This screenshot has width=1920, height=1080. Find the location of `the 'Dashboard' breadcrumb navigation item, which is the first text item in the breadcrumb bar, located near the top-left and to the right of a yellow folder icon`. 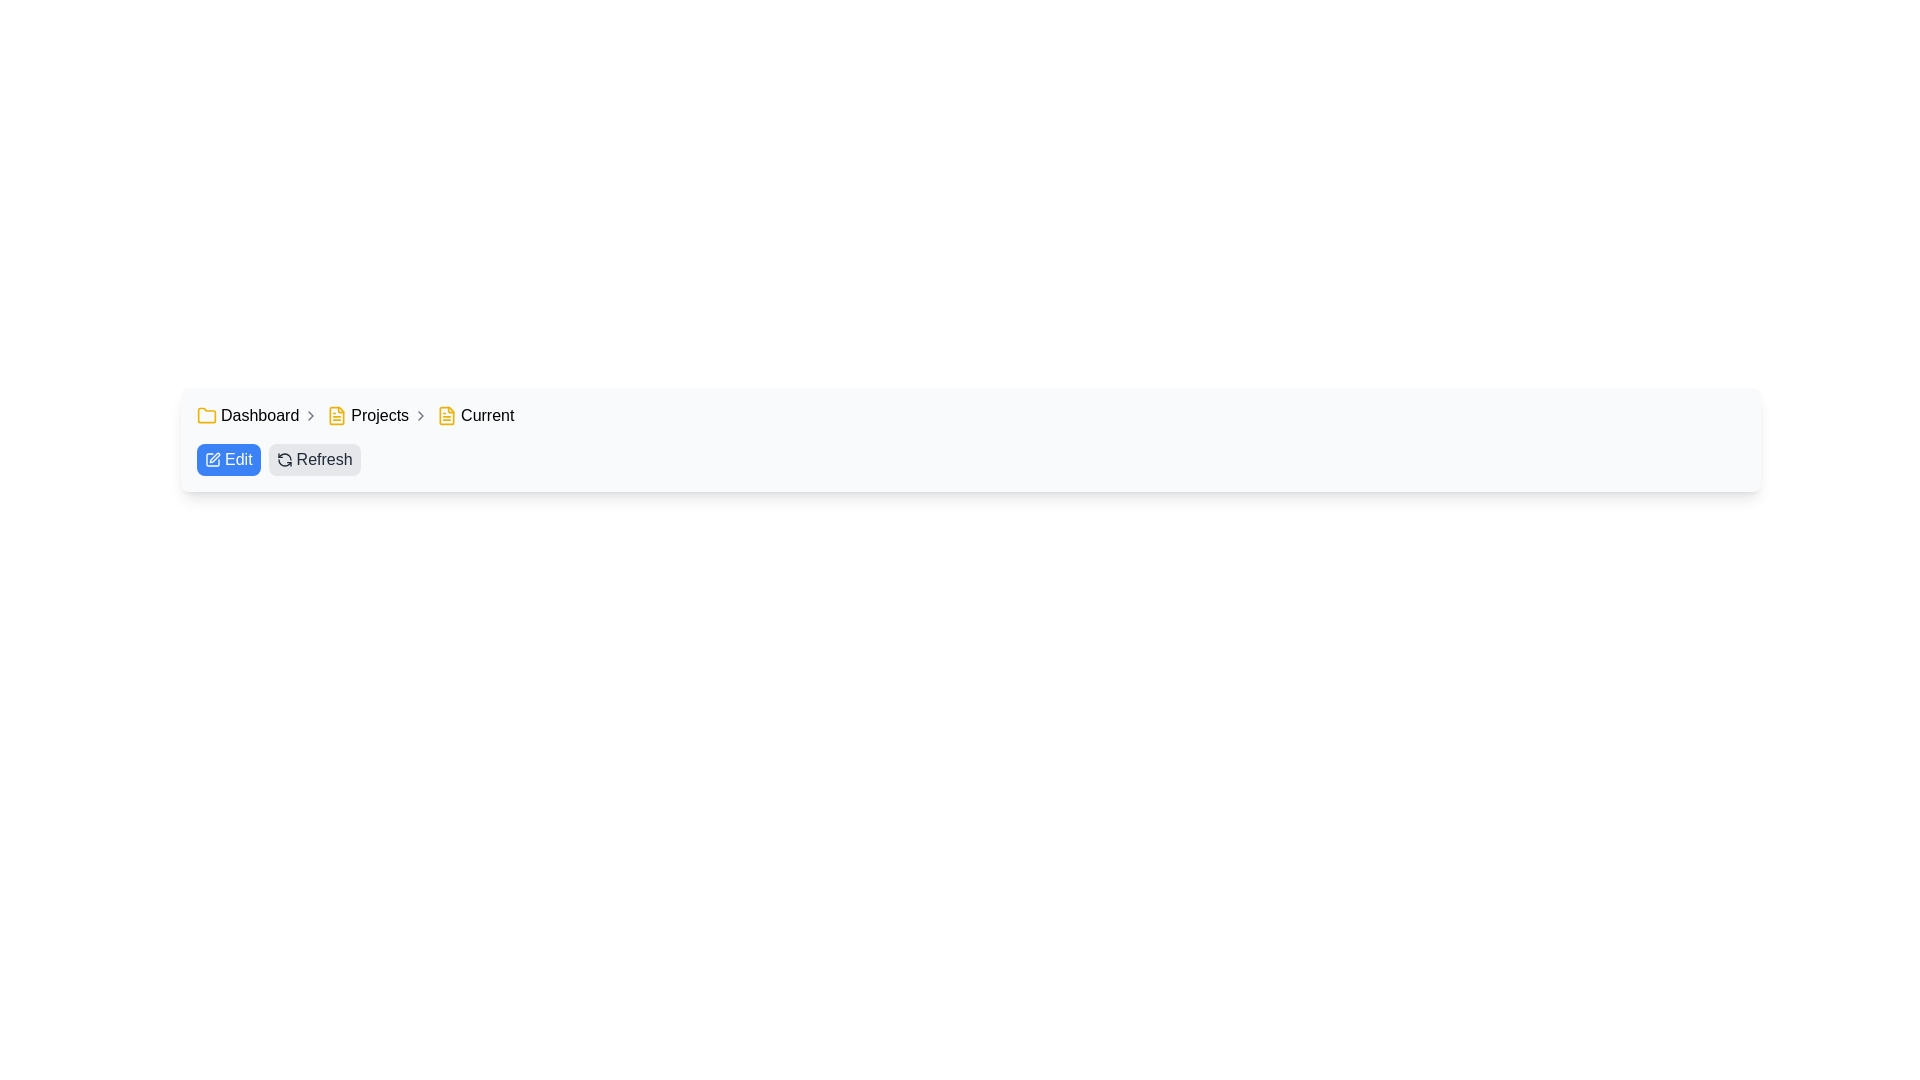

the 'Dashboard' breadcrumb navigation item, which is the first text item in the breadcrumb bar, located near the top-left and to the right of a yellow folder icon is located at coordinates (259, 415).